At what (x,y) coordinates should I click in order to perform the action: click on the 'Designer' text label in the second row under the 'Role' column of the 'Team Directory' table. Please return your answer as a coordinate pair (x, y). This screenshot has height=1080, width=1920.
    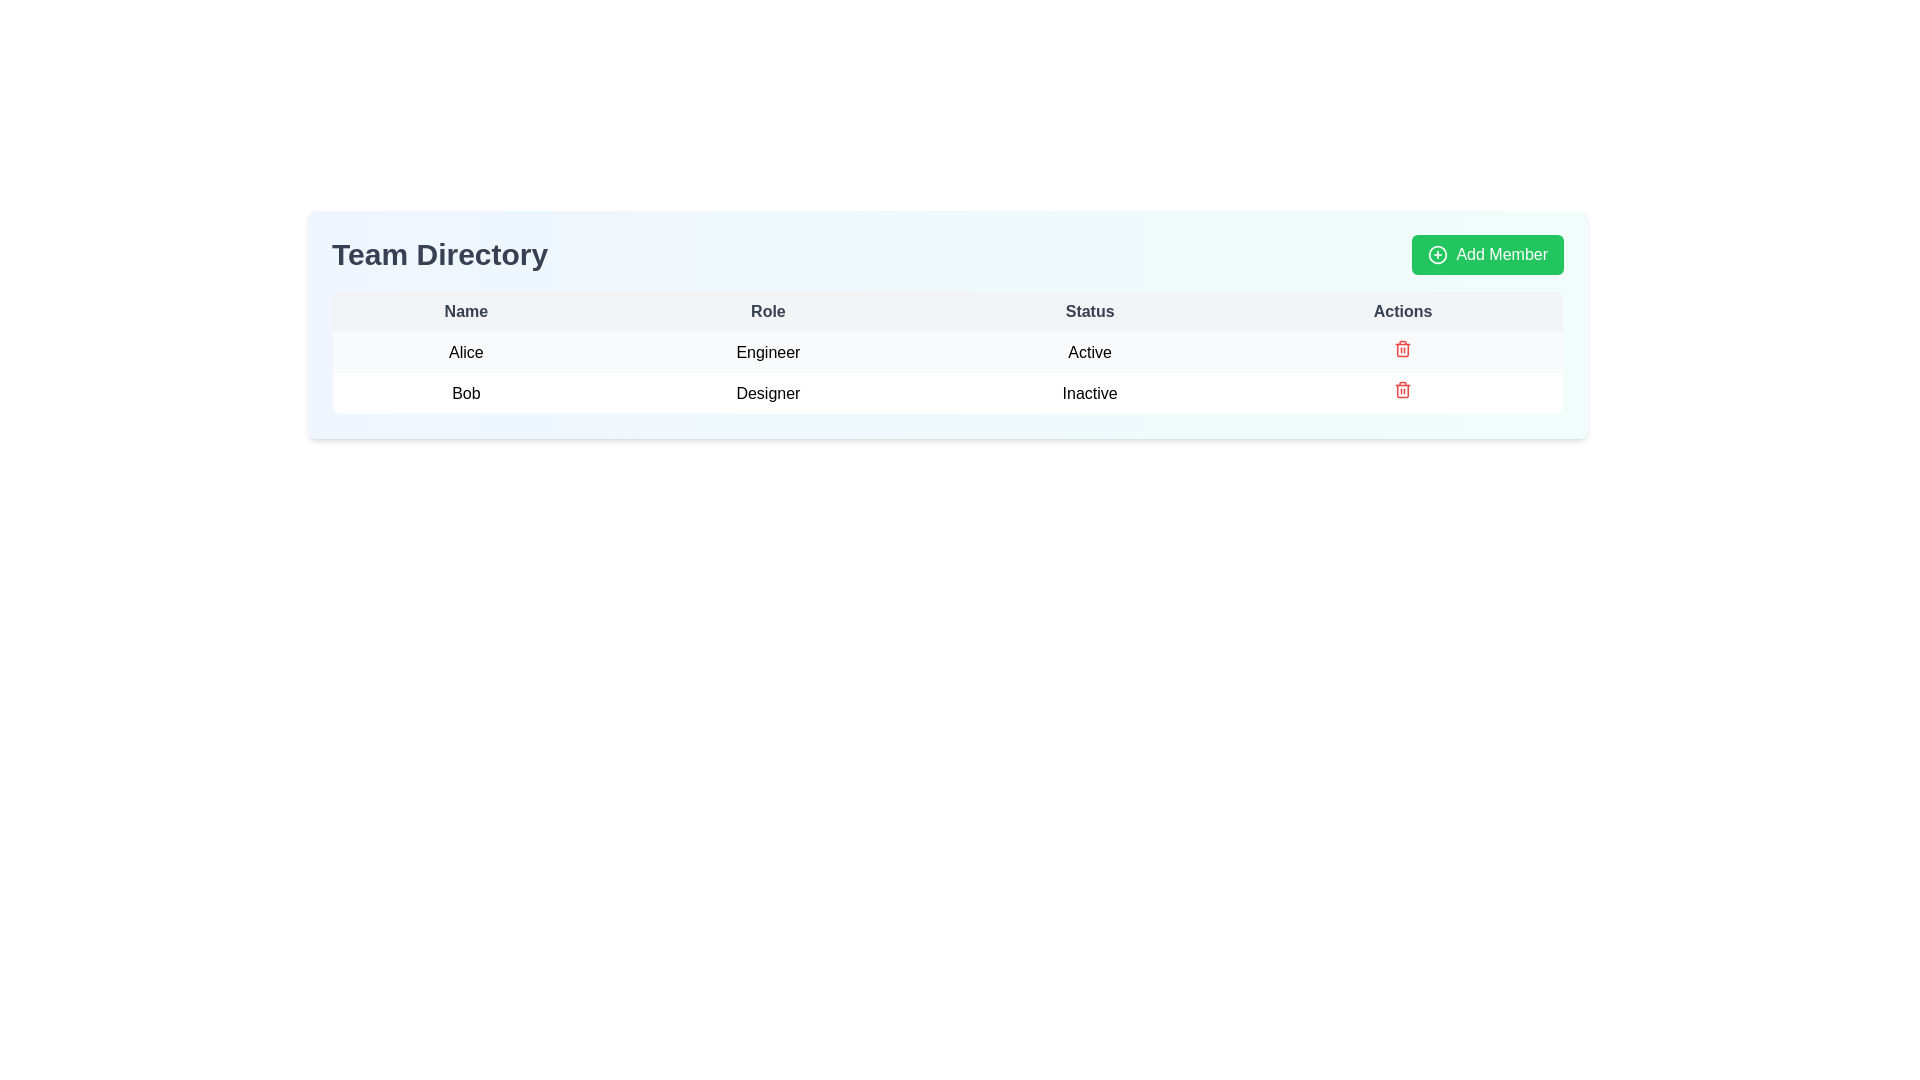
    Looking at the image, I should click on (767, 393).